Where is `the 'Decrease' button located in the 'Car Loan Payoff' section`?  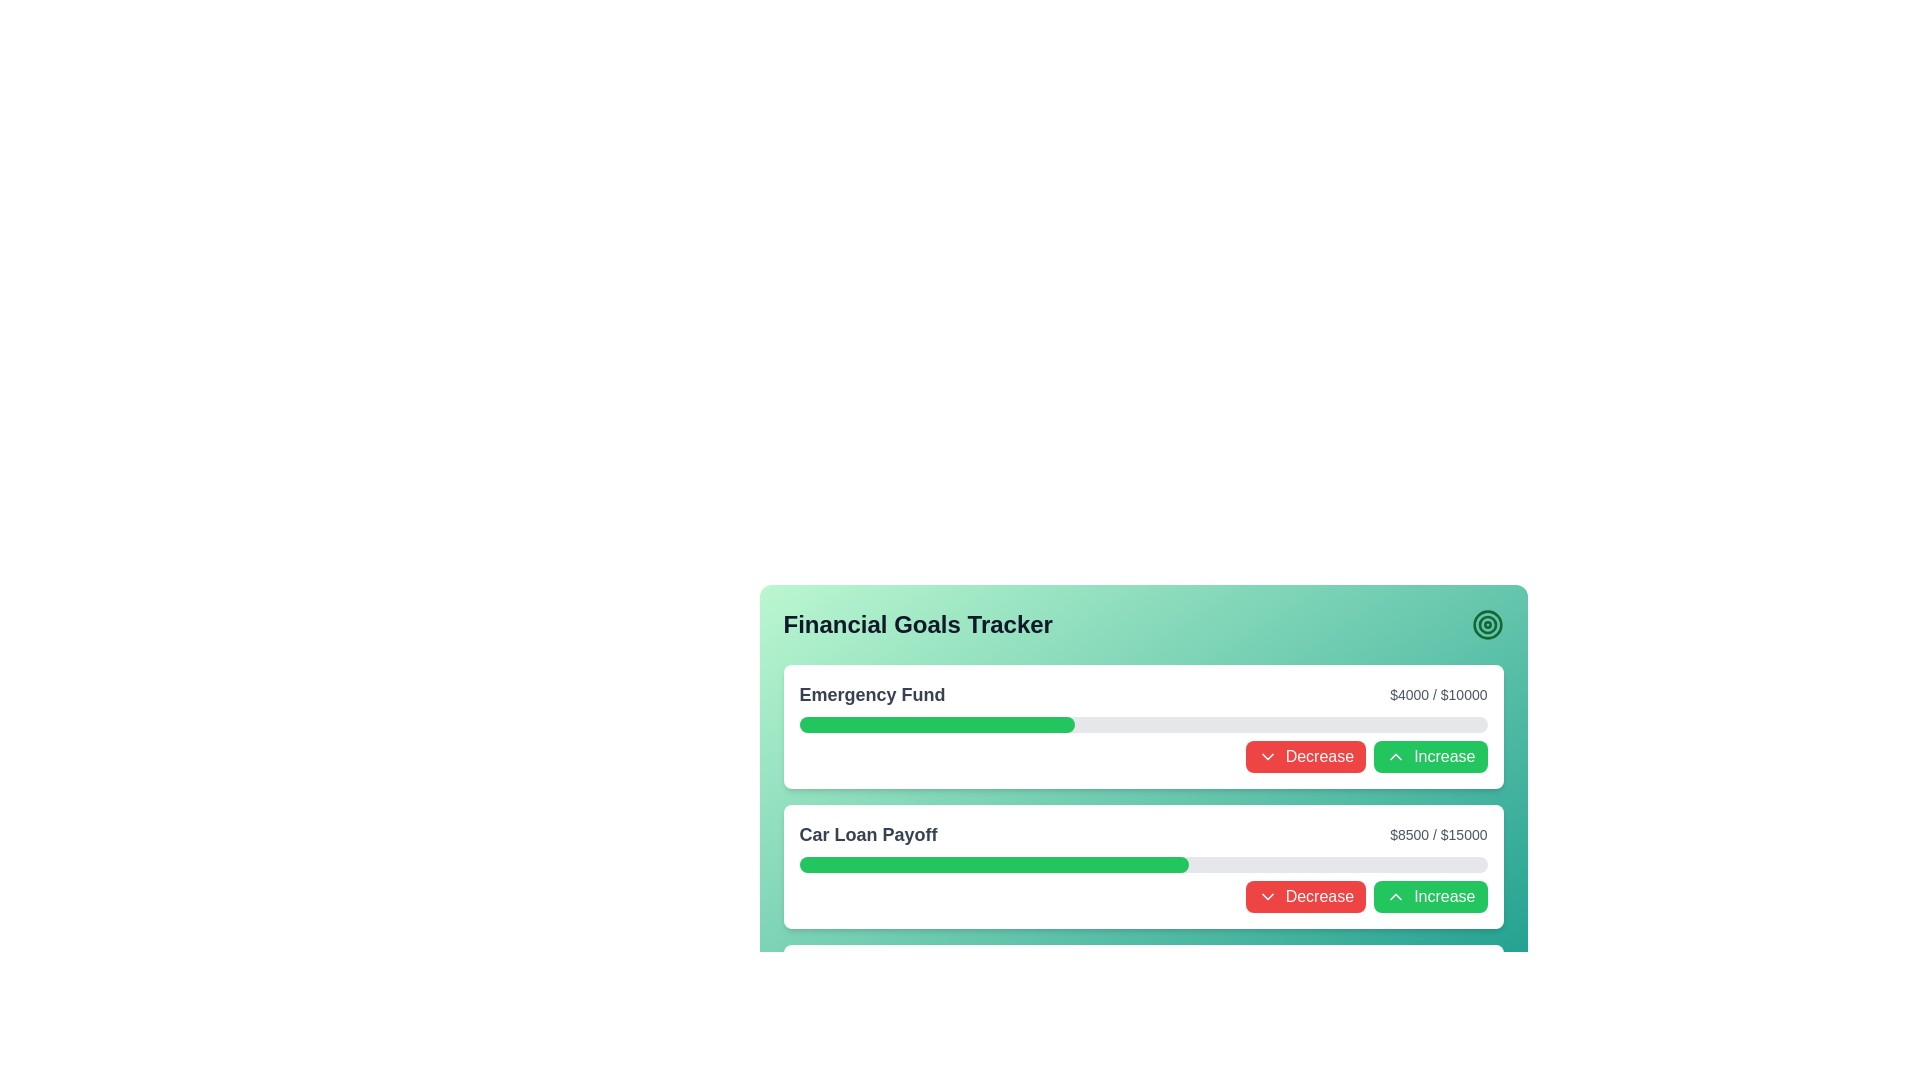
the 'Decrease' button located in the 'Car Loan Payoff' section is located at coordinates (1305, 1036).